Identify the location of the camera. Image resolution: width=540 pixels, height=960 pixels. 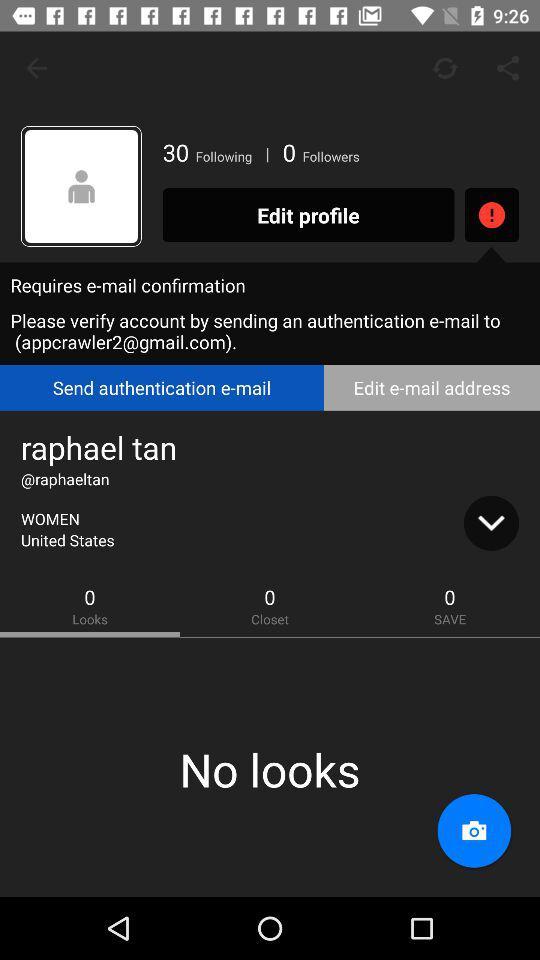
(473, 831).